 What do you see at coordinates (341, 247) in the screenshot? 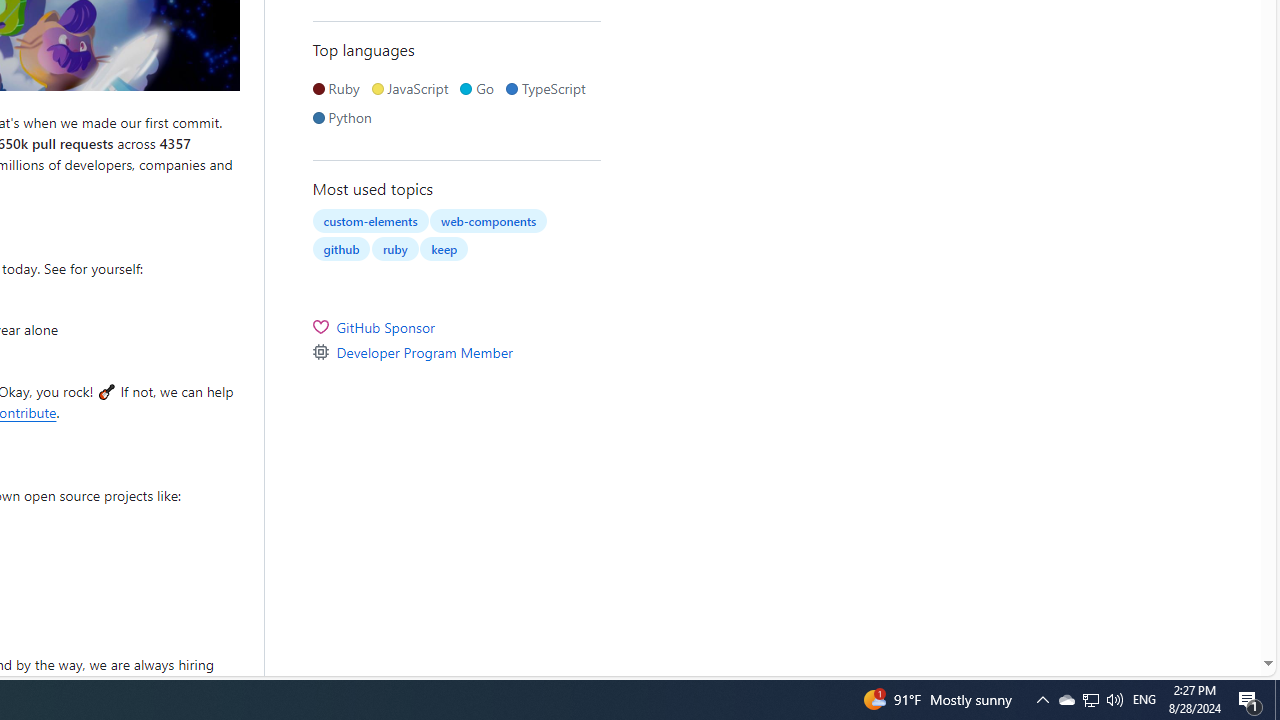
I see `'github'` at bounding box center [341, 247].